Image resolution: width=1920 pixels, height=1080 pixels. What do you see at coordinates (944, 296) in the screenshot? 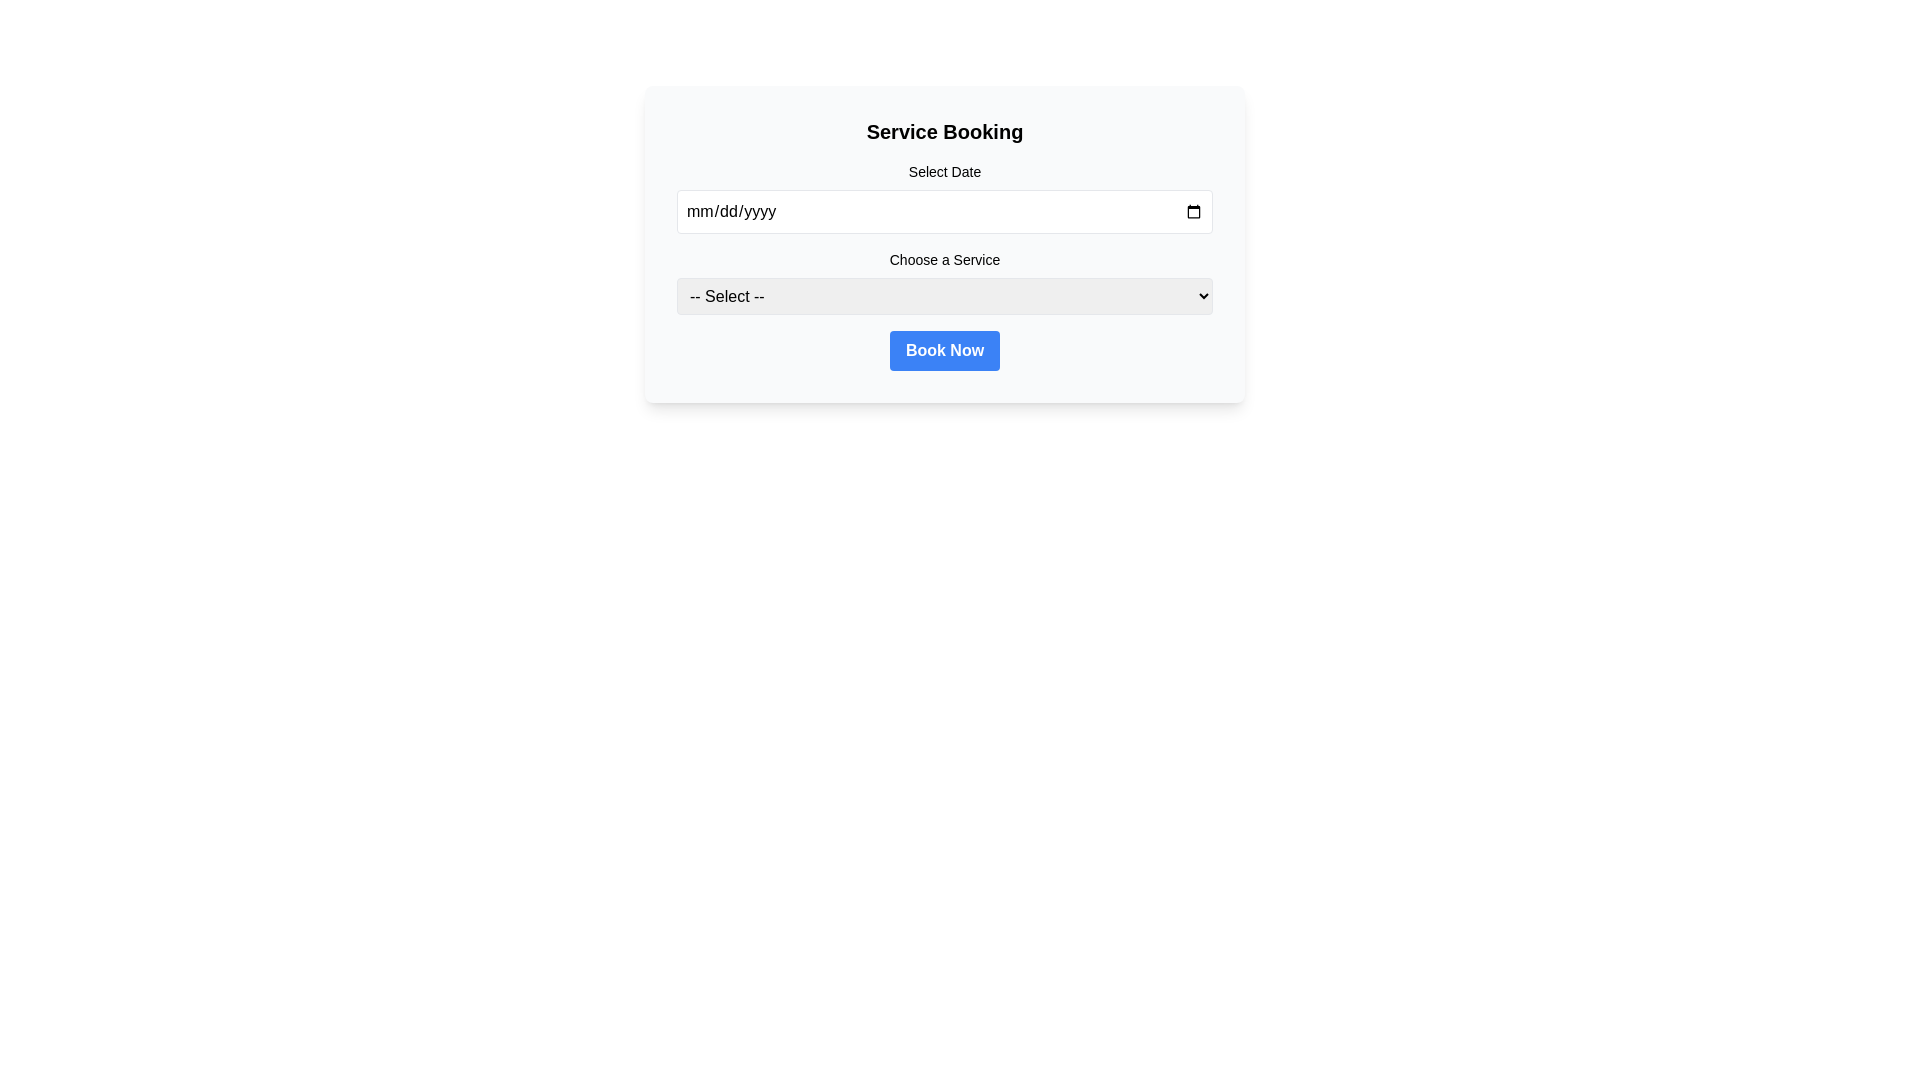
I see `an option from the dropdown menu that is styled with a border and rounded corners, located directly below the label 'Choose a Service'` at bounding box center [944, 296].